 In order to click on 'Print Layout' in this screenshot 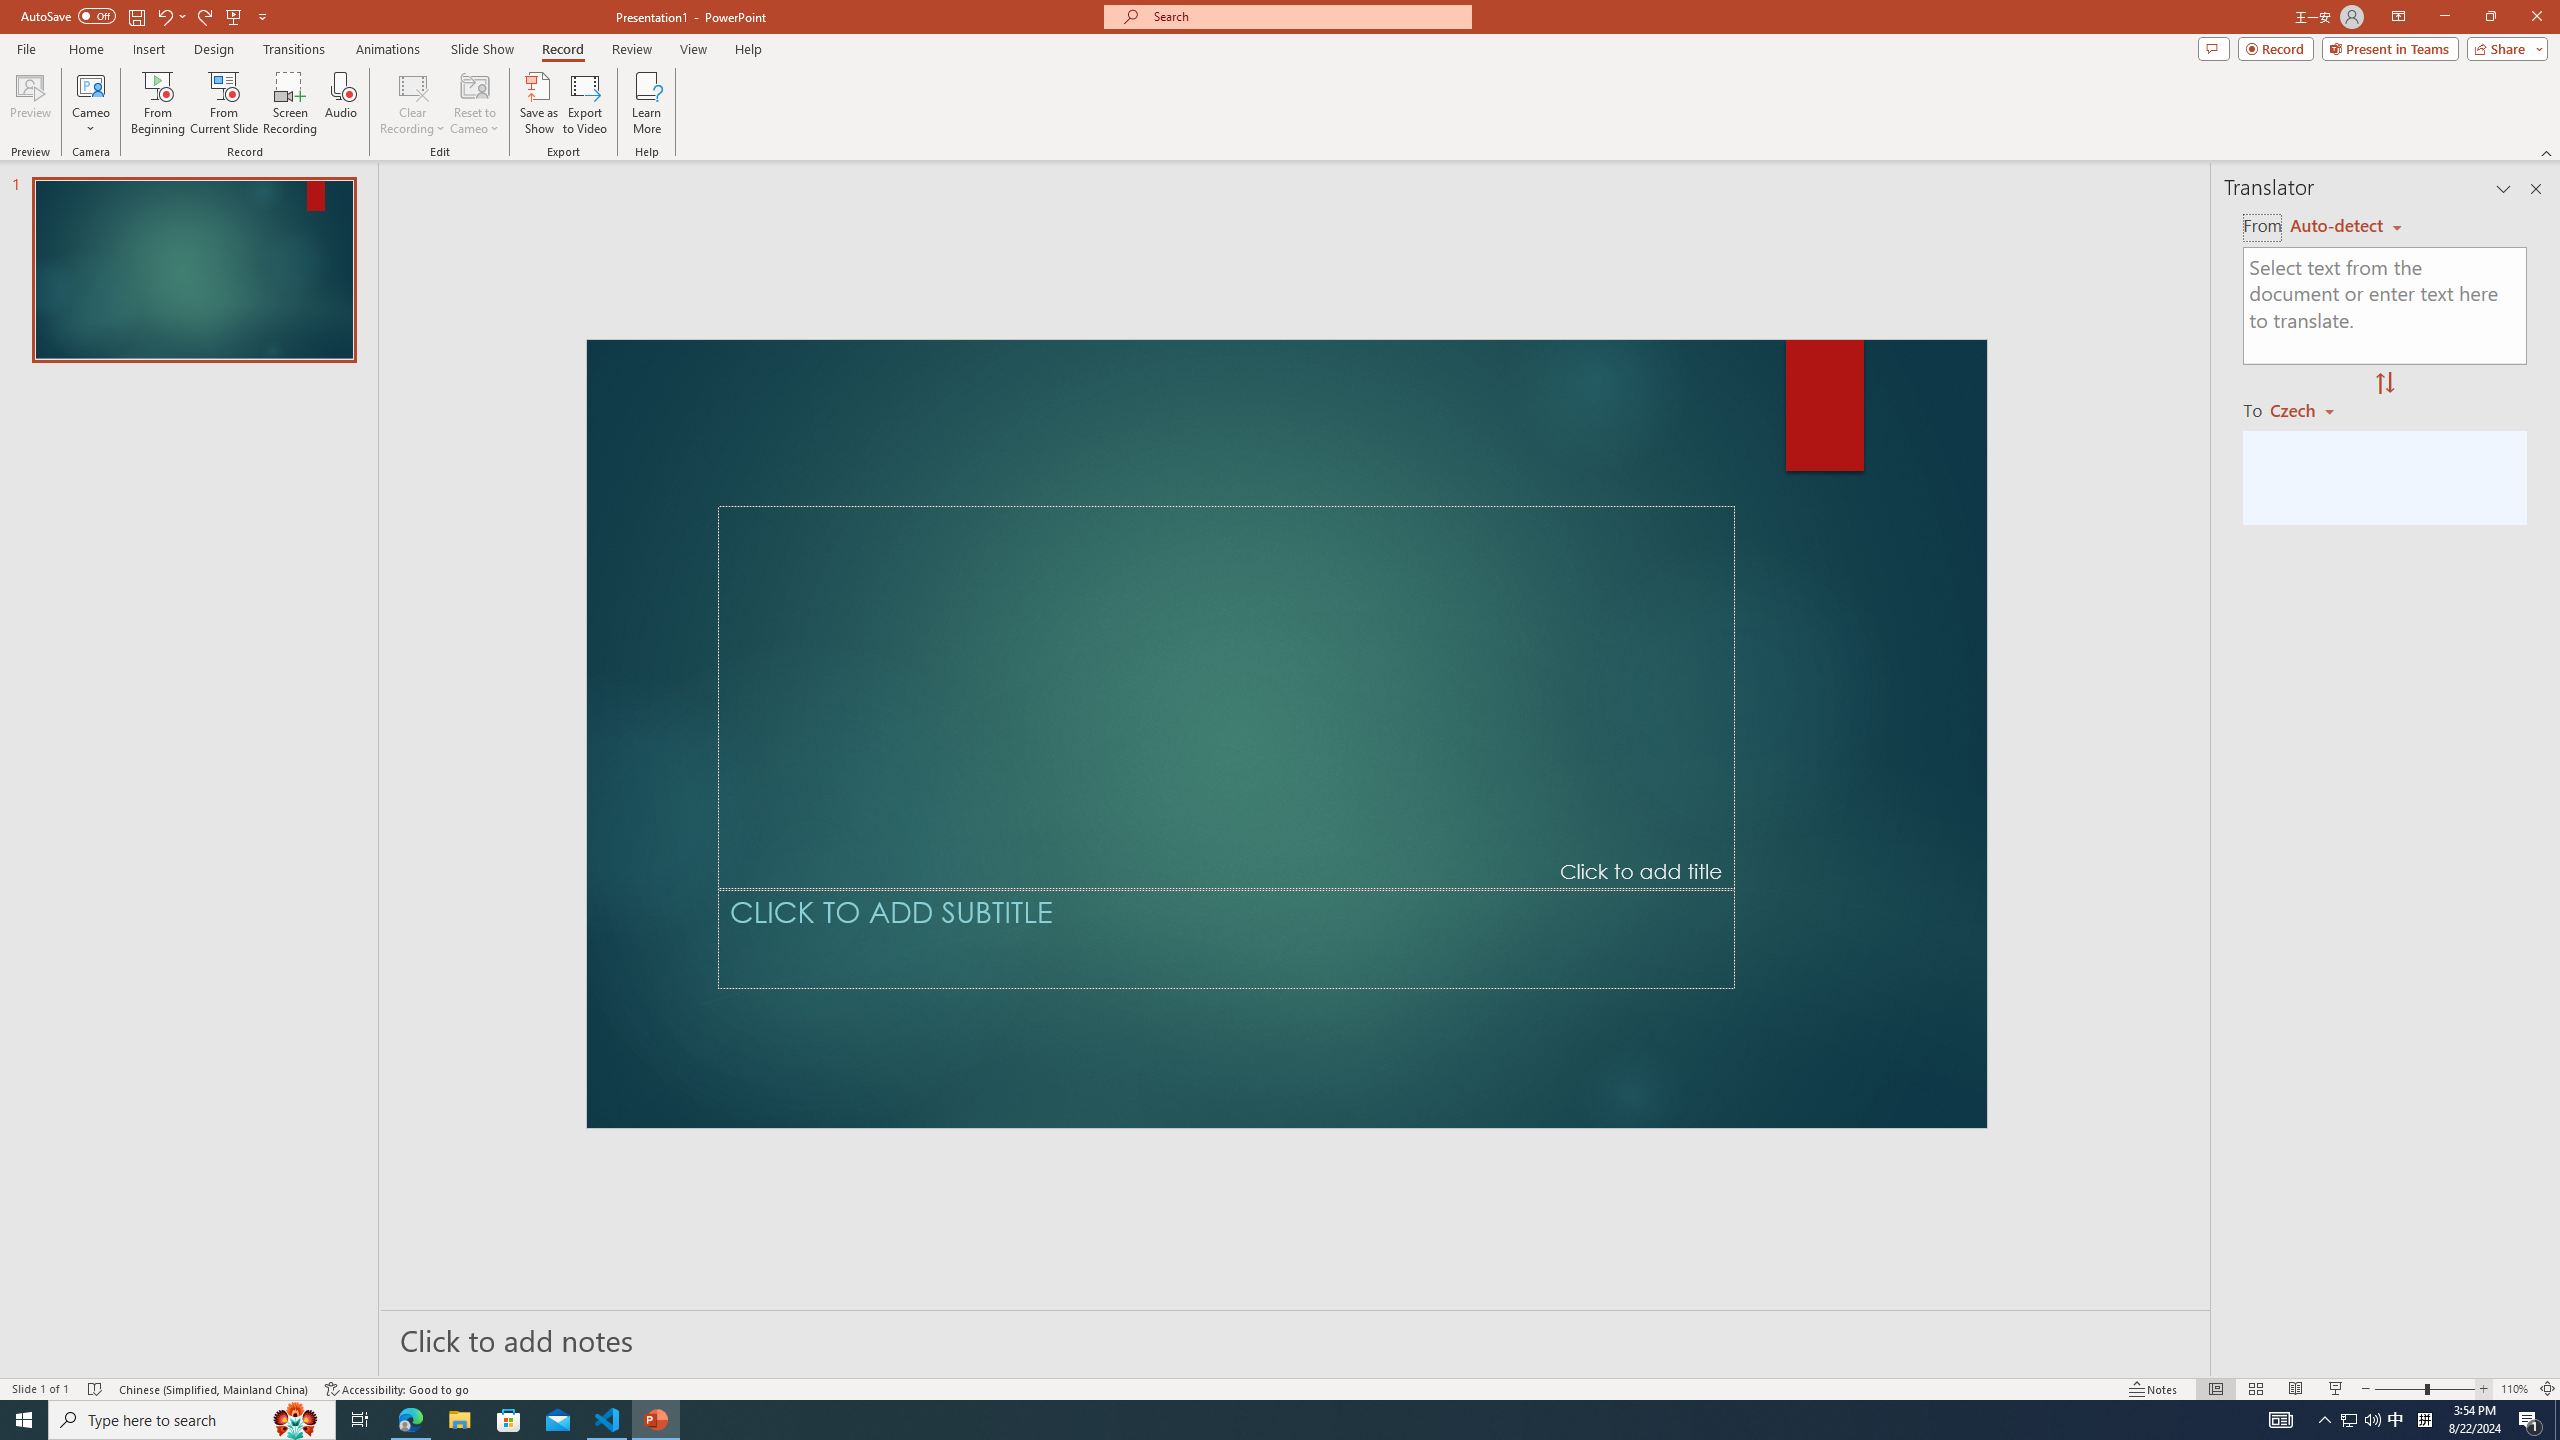, I will do `click(2205, 1359)`.